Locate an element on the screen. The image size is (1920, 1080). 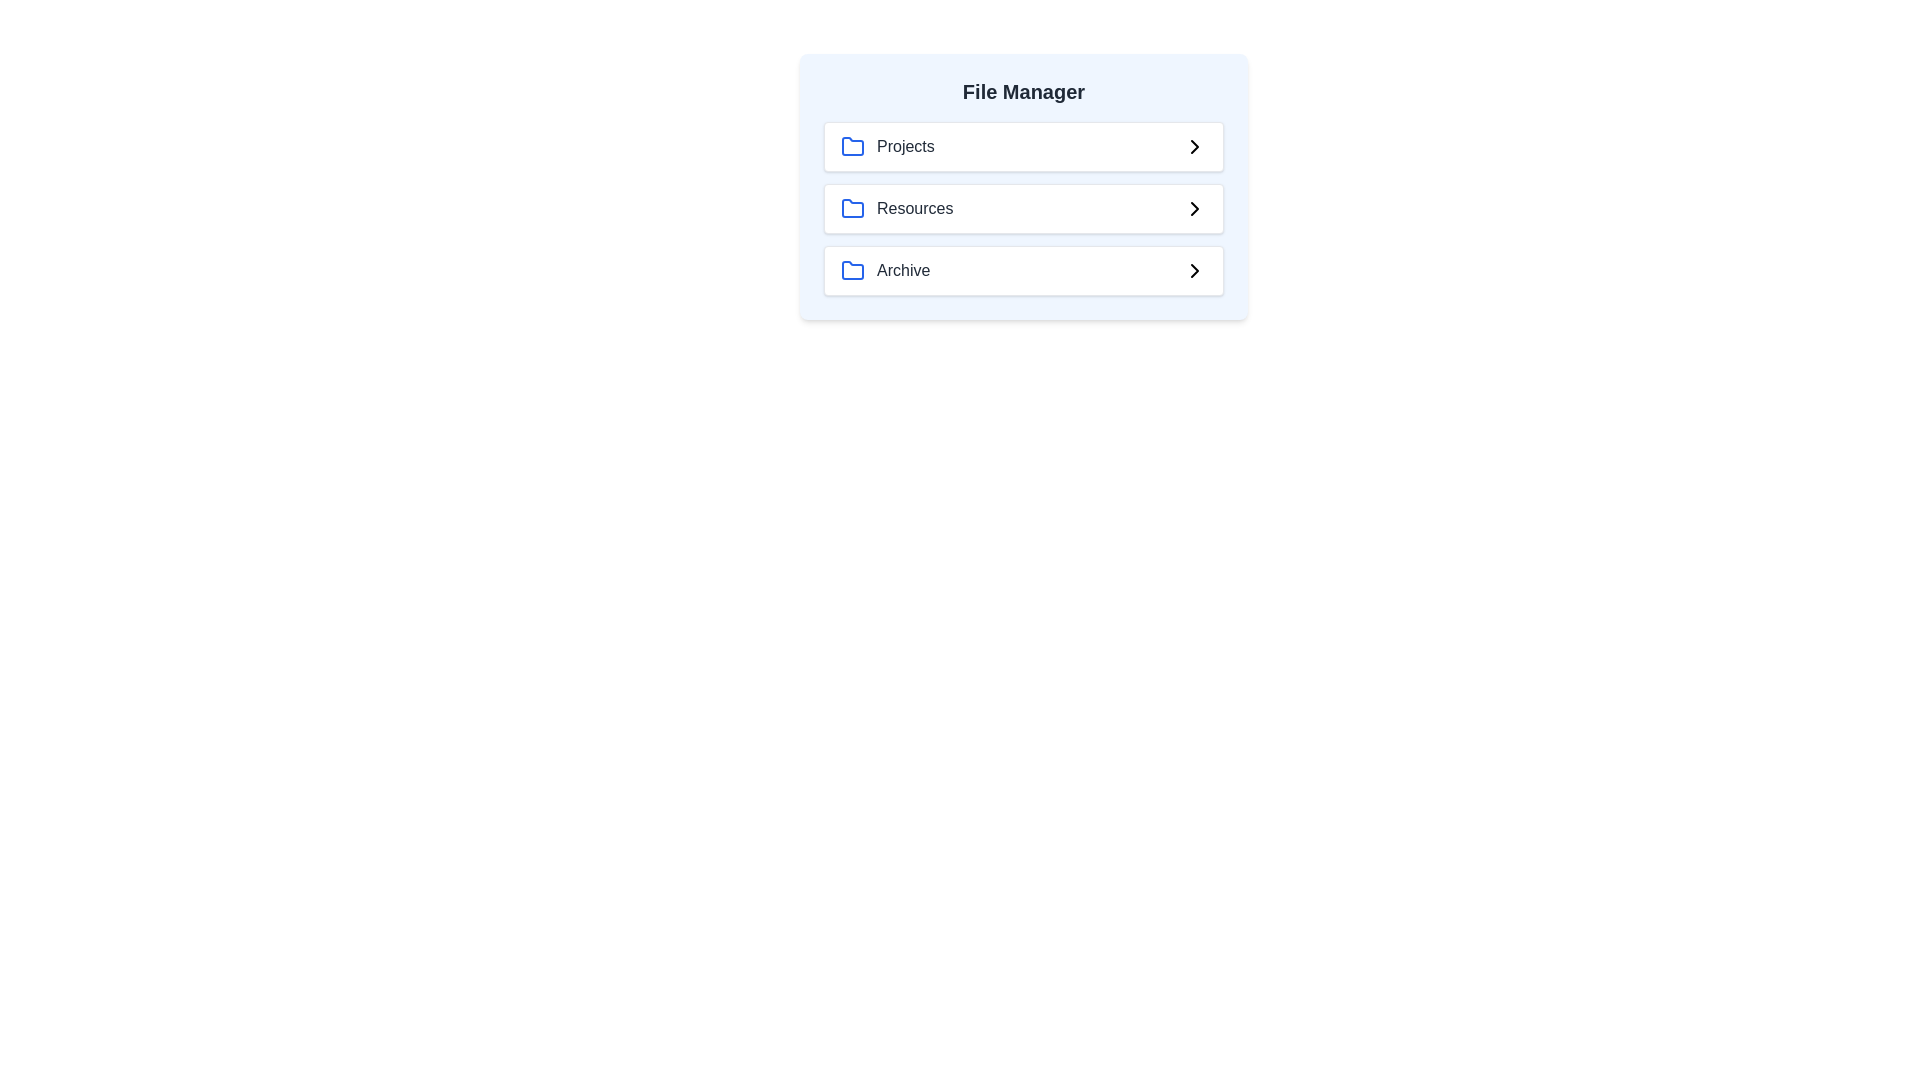
the 'Projects' list item is located at coordinates (886, 145).